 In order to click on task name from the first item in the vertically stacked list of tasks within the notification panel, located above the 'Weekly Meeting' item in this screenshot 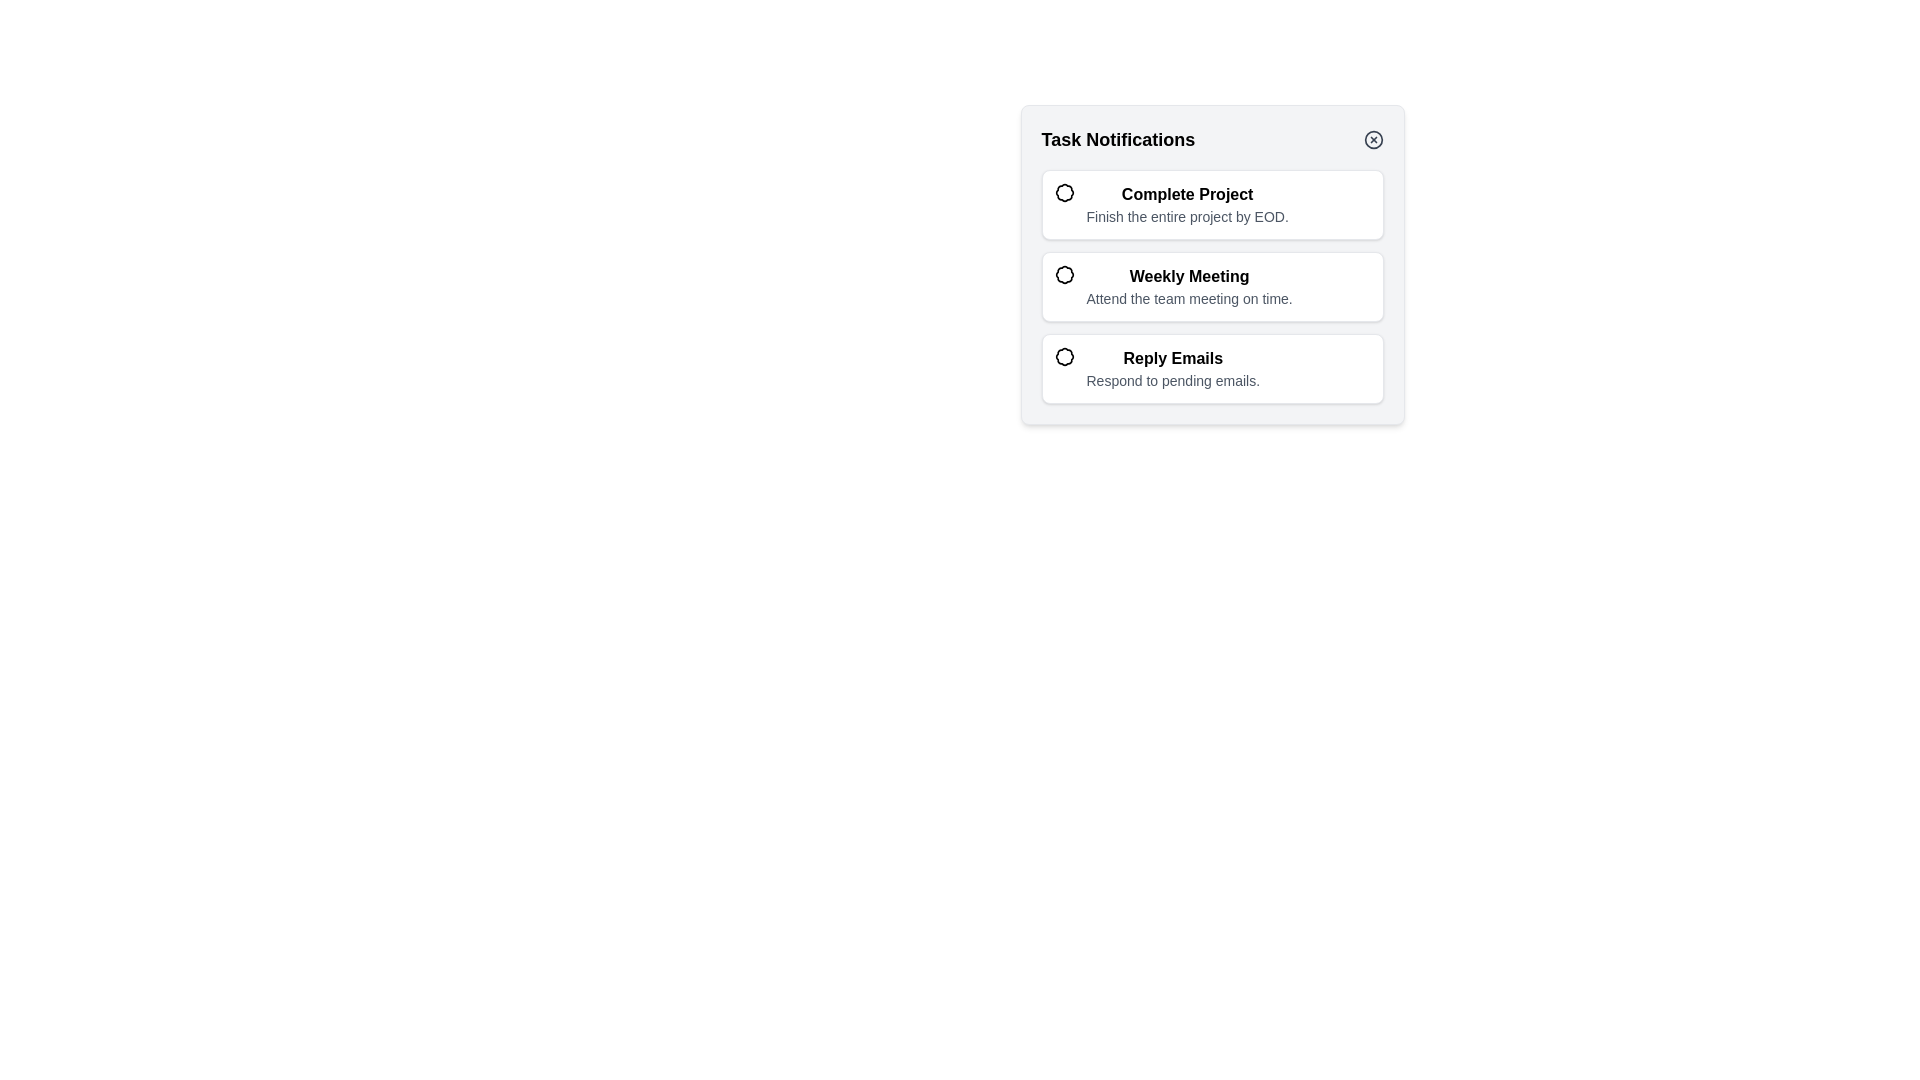, I will do `click(1187, 204)`.